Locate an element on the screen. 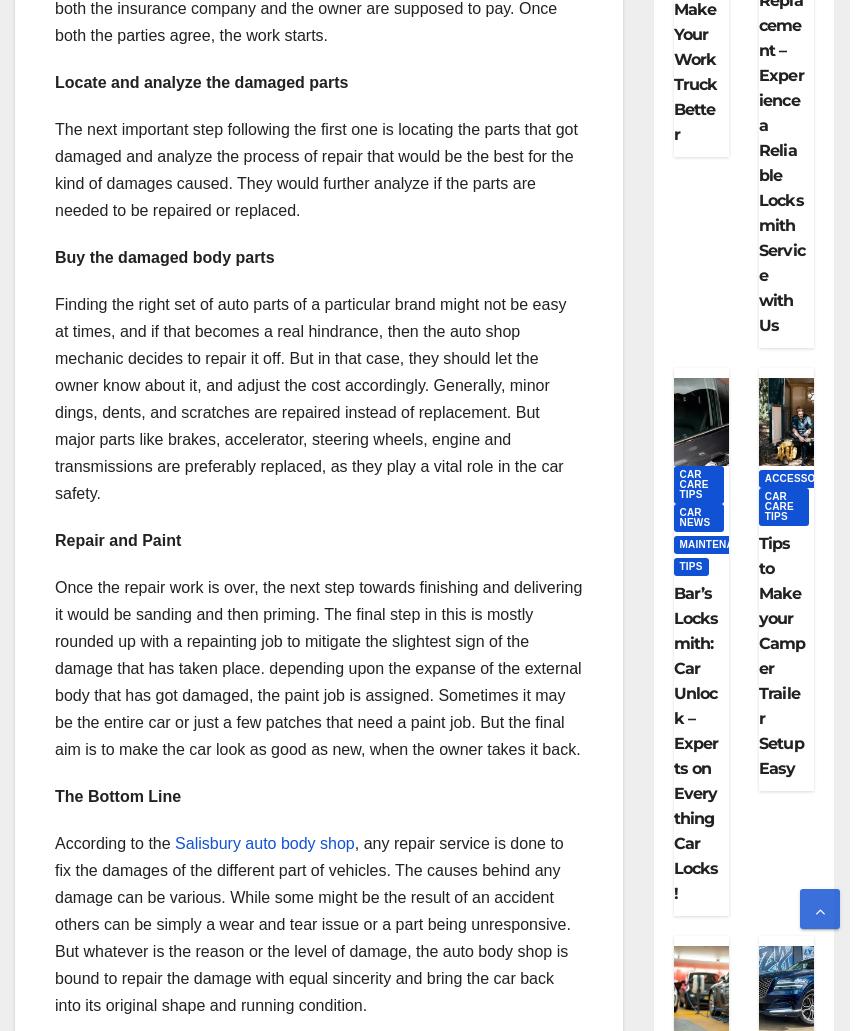  'According to the' is located at coordinates (113, 843).